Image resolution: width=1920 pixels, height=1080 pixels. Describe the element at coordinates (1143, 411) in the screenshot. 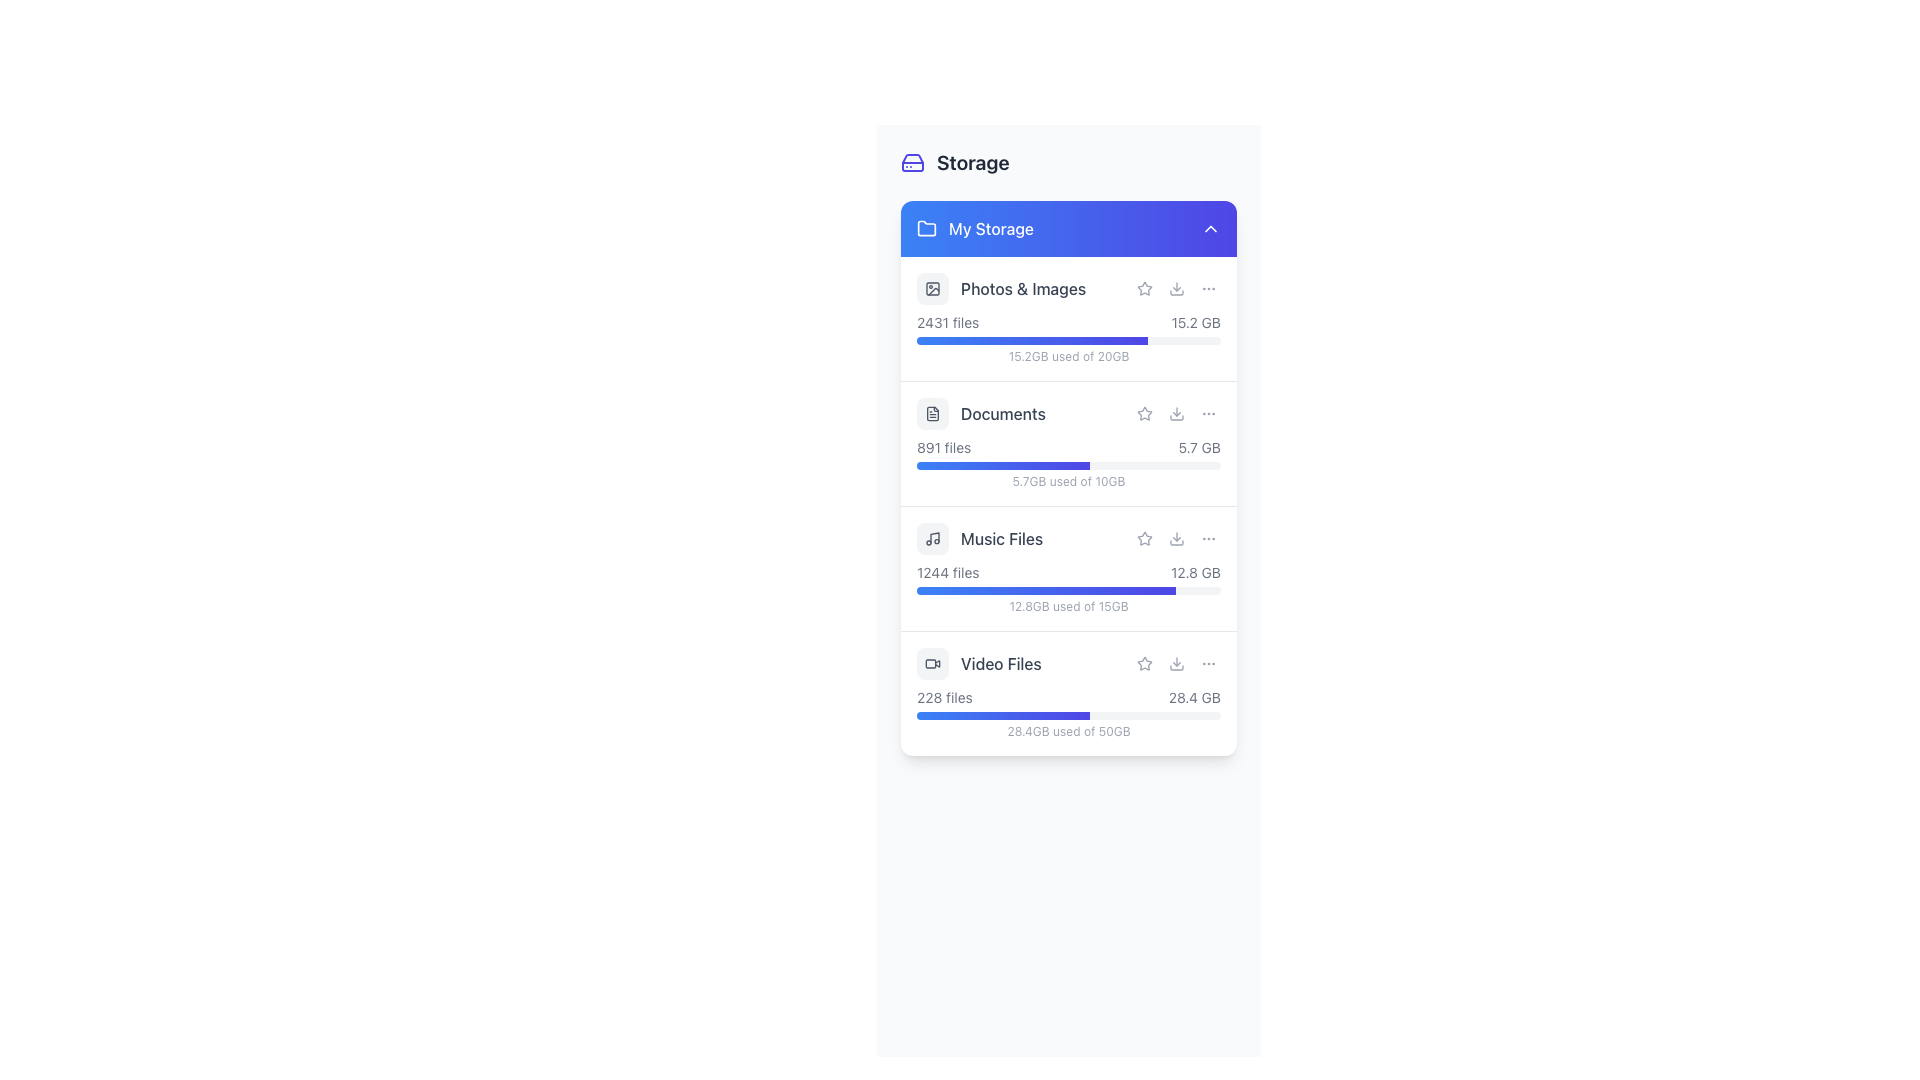

I see `the star icon in the 'Documents' row of the 'My Storage' folder view to star or unstar the item for quick reference` at that location.